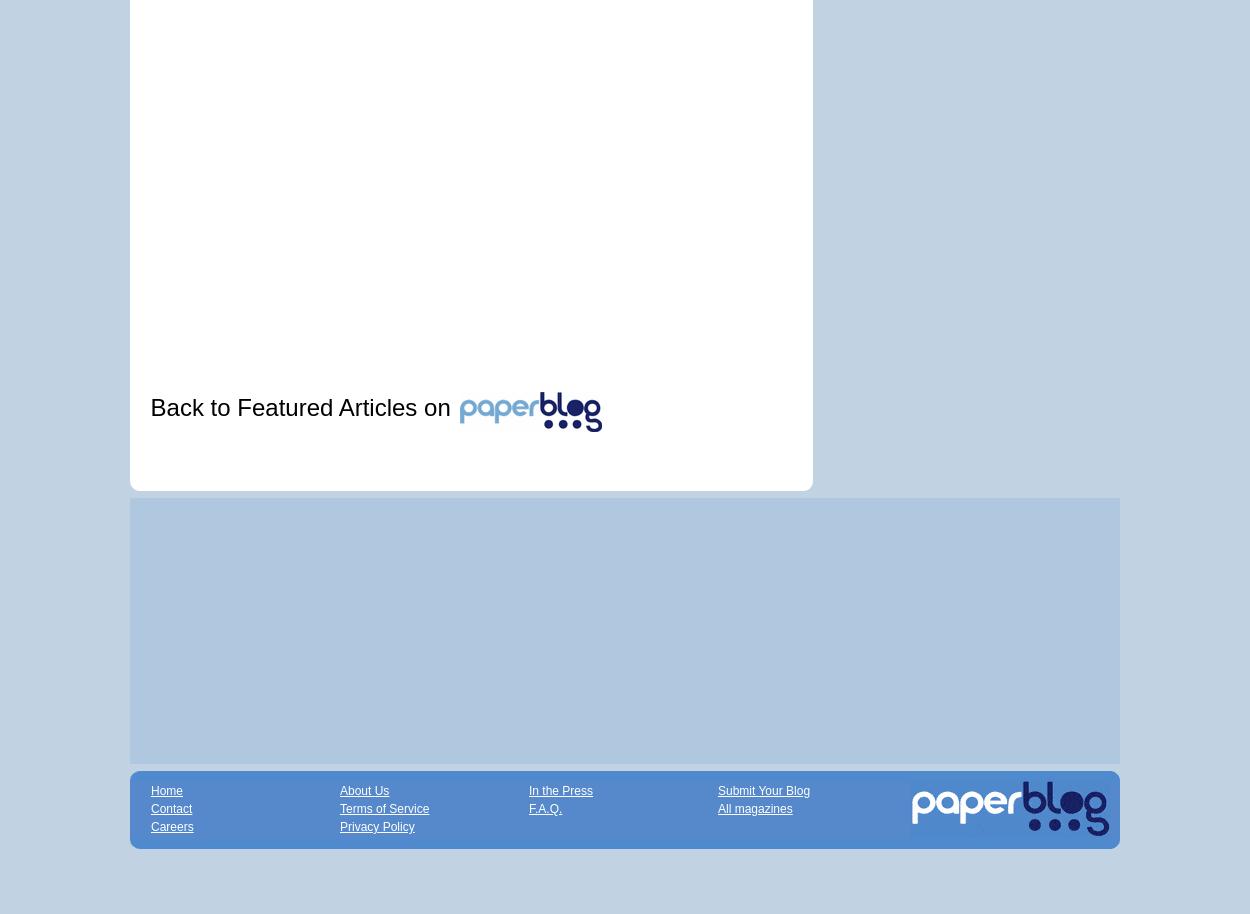 This screenshot has height=914, width=1250. Describe the element at coordinates (172, 826) in the screenshot. I see `'Careers'` at that location.